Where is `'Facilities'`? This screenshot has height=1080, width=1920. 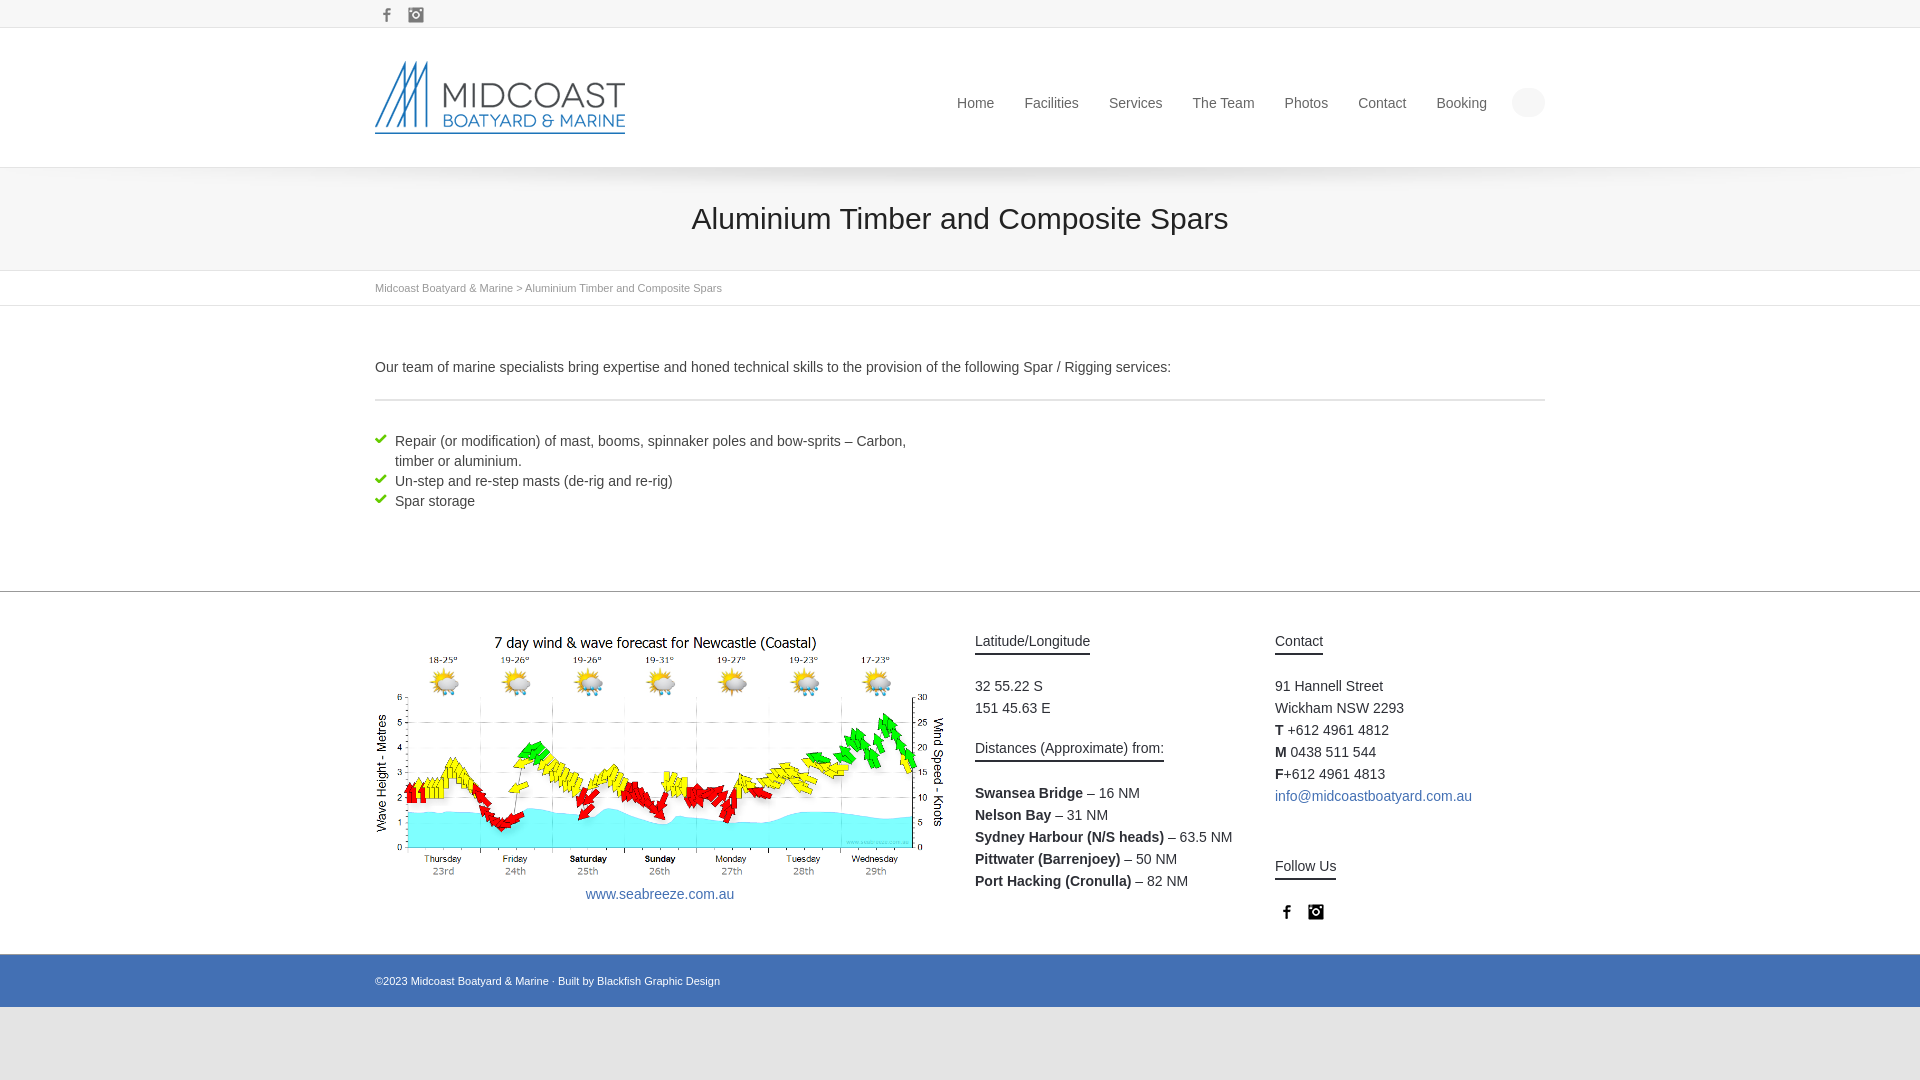
'Facilities' is located at coordinates (1050, 103).